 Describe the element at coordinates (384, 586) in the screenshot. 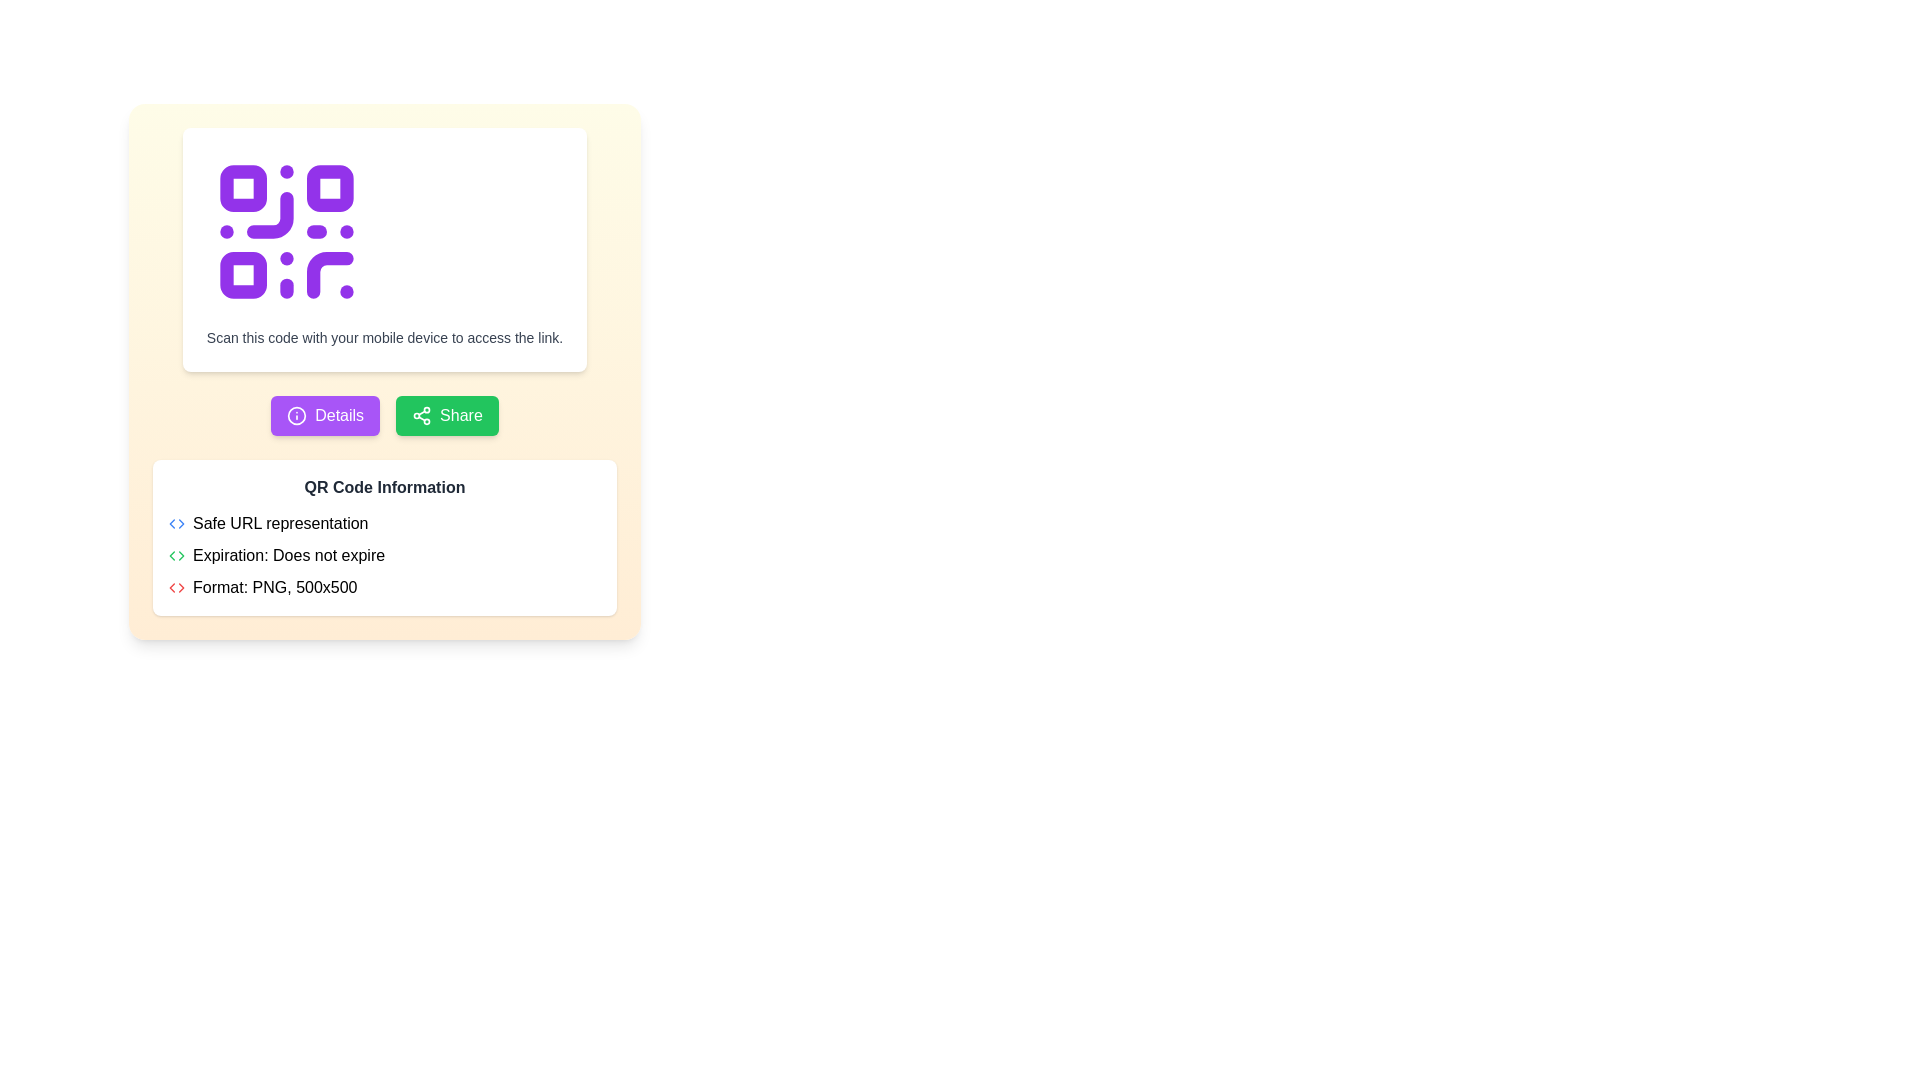

I see `the text-label element displaying 'Format: PNG, 500x500' with a red code symbol icon, located in the 'QR Code Information' section, which is the last entry in the list` at that location.